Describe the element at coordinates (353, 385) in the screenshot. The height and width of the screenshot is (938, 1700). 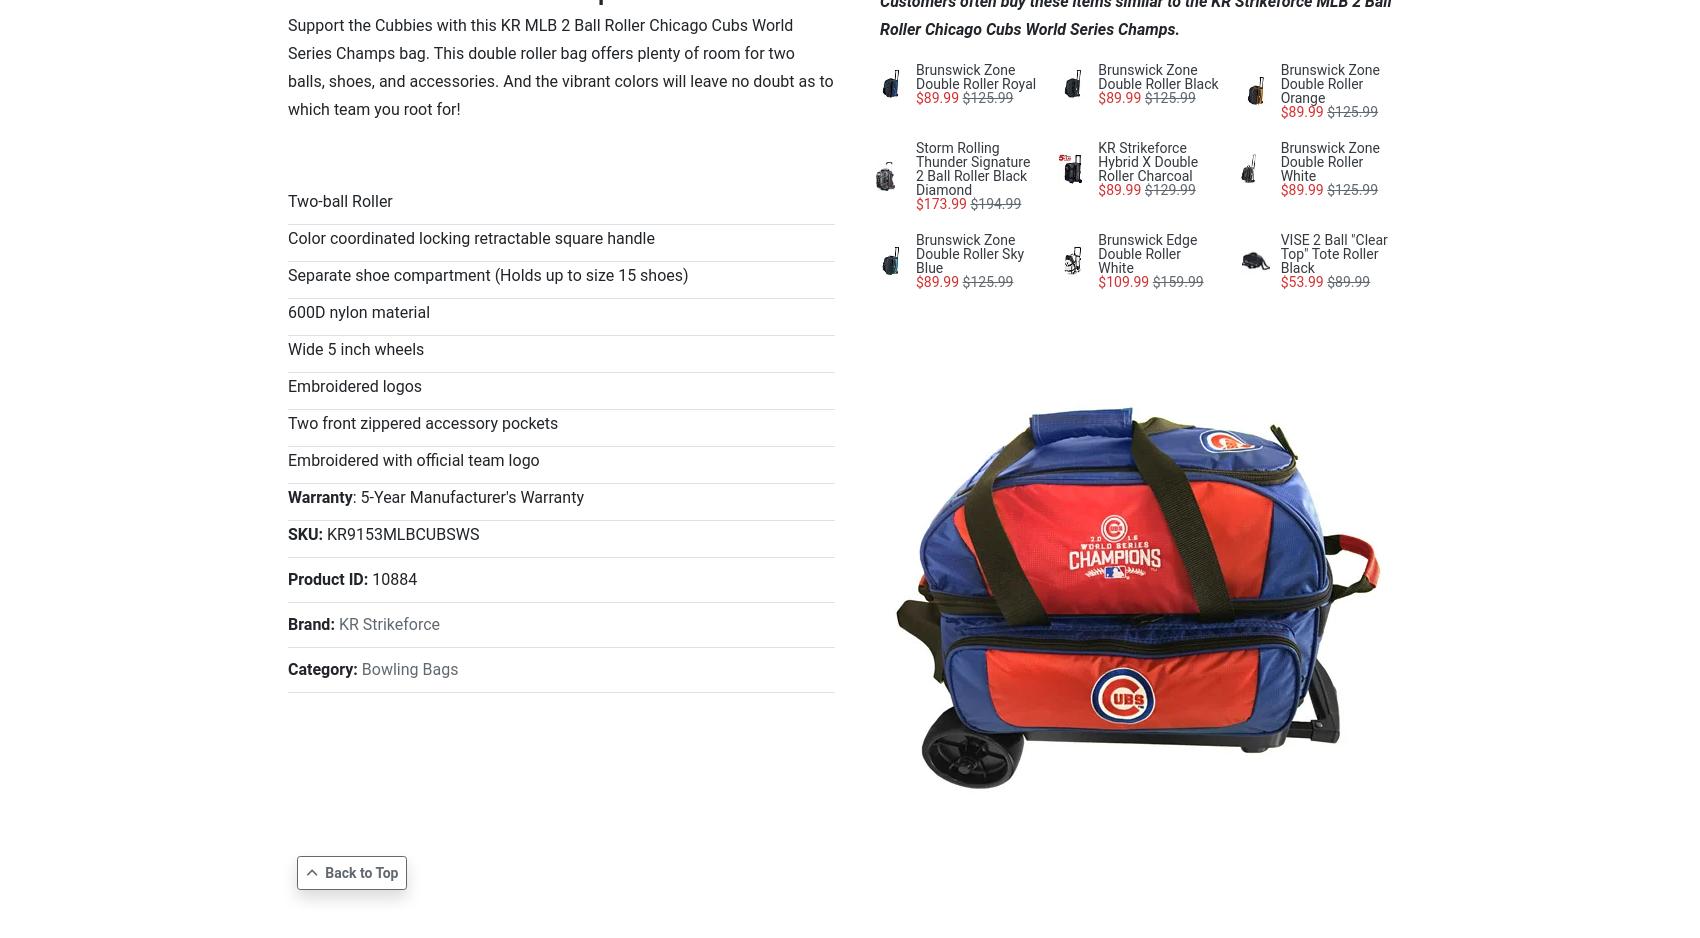
I see `'Embroidered logos'` at that location.